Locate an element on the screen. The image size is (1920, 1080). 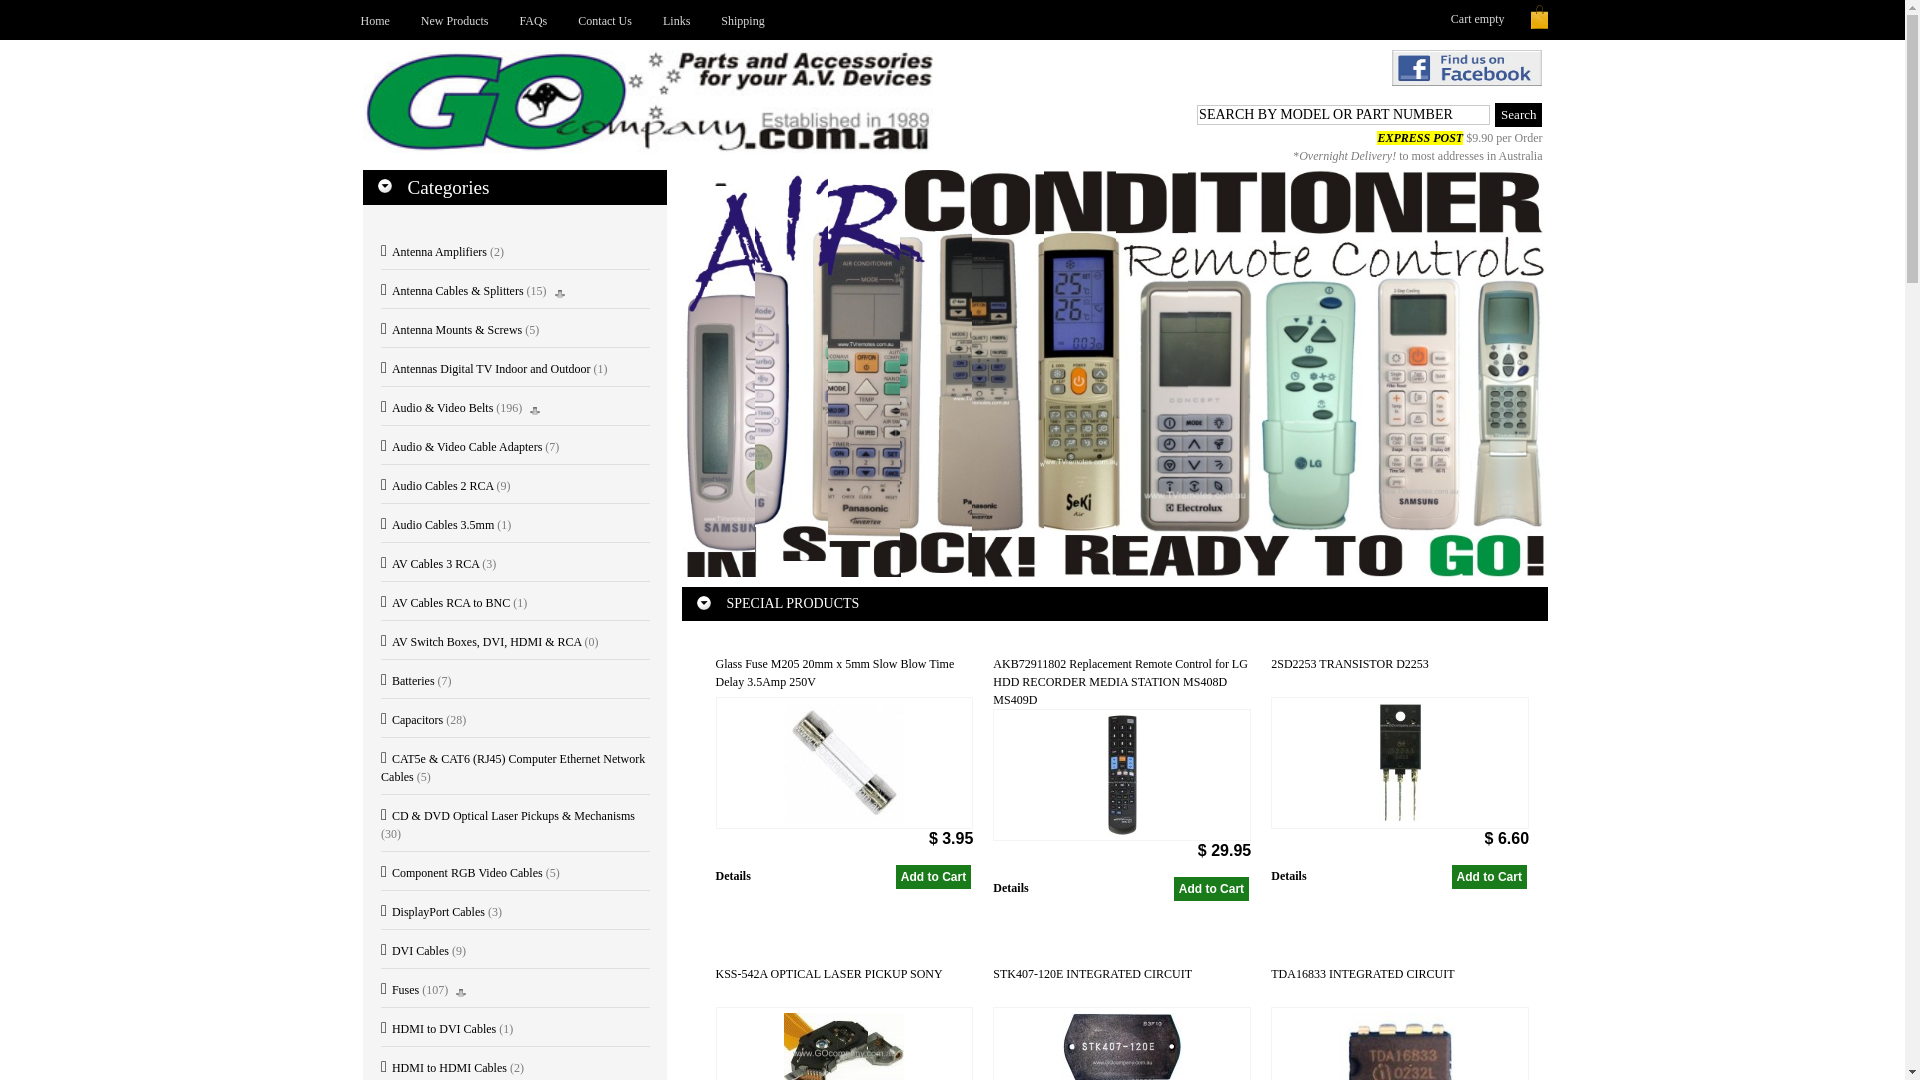
'HDMI to DVI Cables' is located at coordinates (380, 1029).